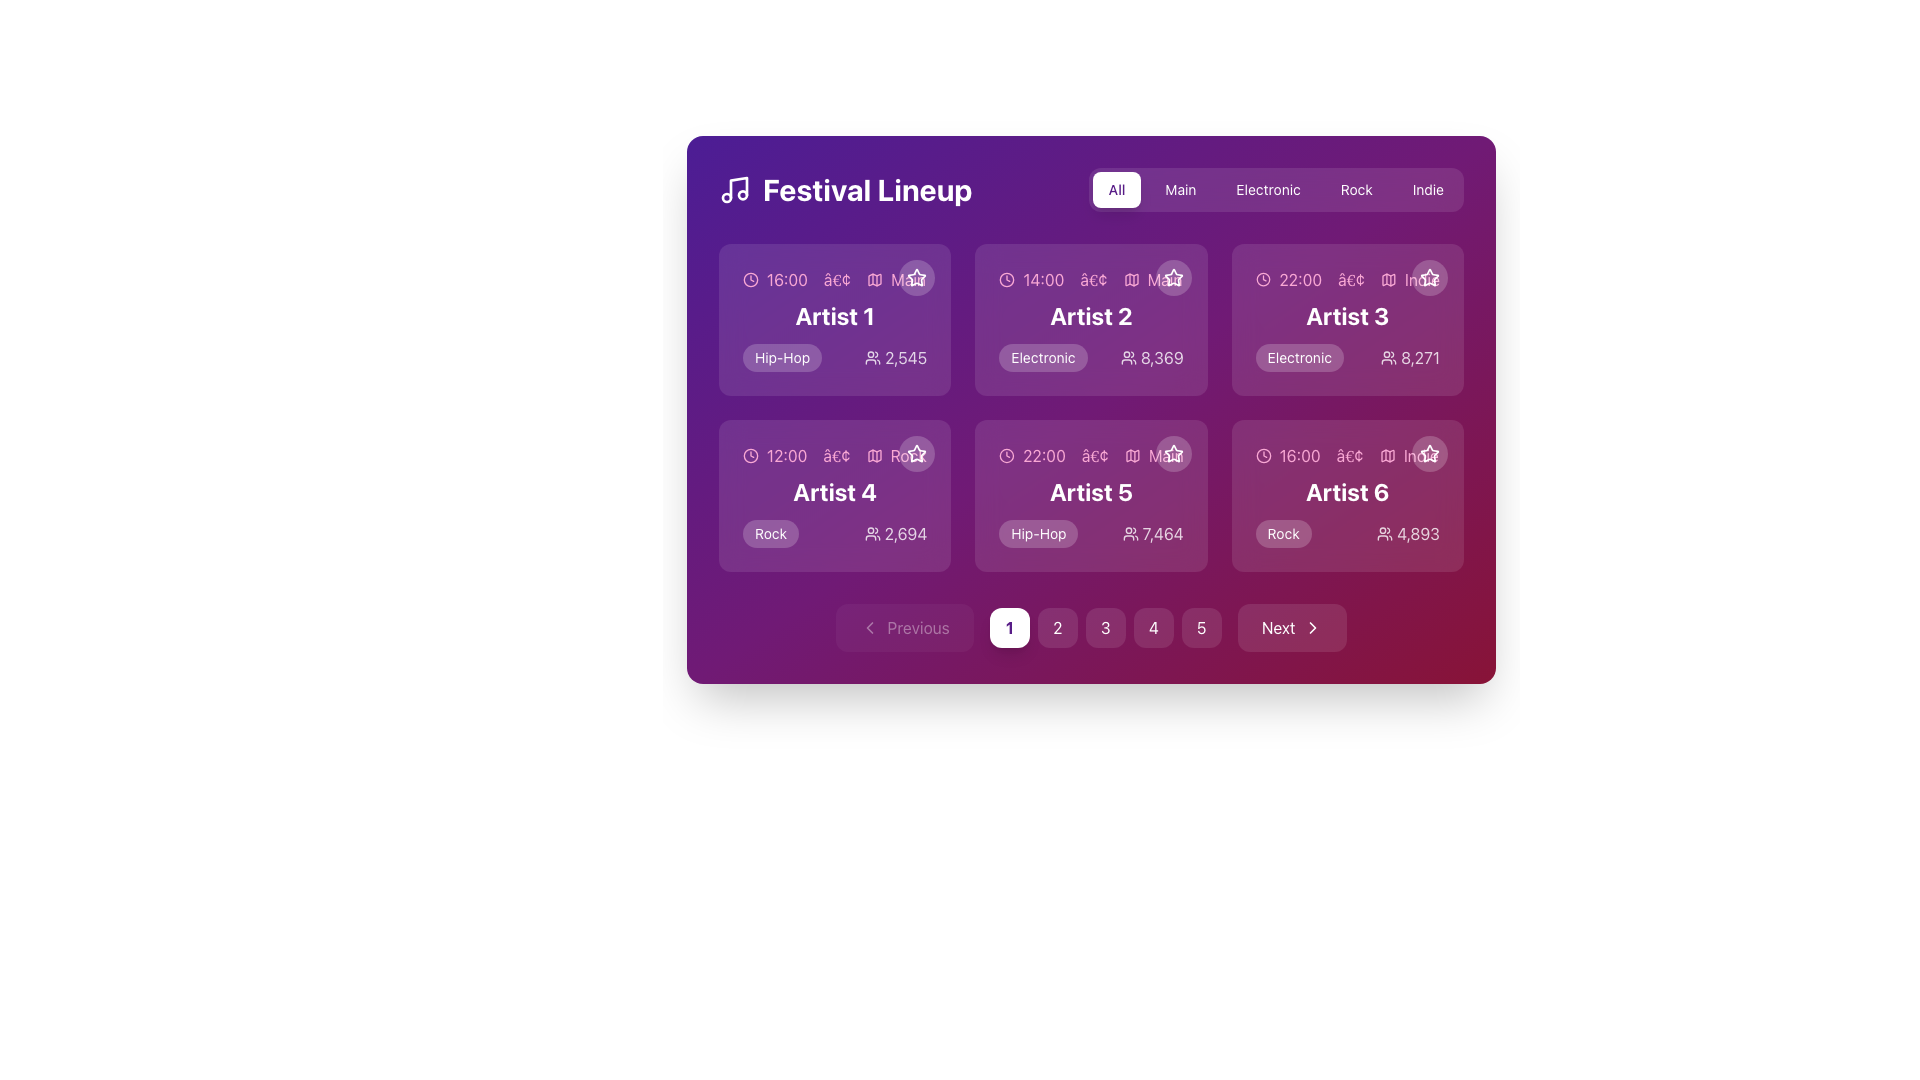 Image resolution: width=1920 pixels, height=1080 pixels. Describe the element at coordinates (915, 454) in the screenshot. I see `the star icon button located in the top-right corner of the 'Artist 4' card to favorite the artist` at that location.